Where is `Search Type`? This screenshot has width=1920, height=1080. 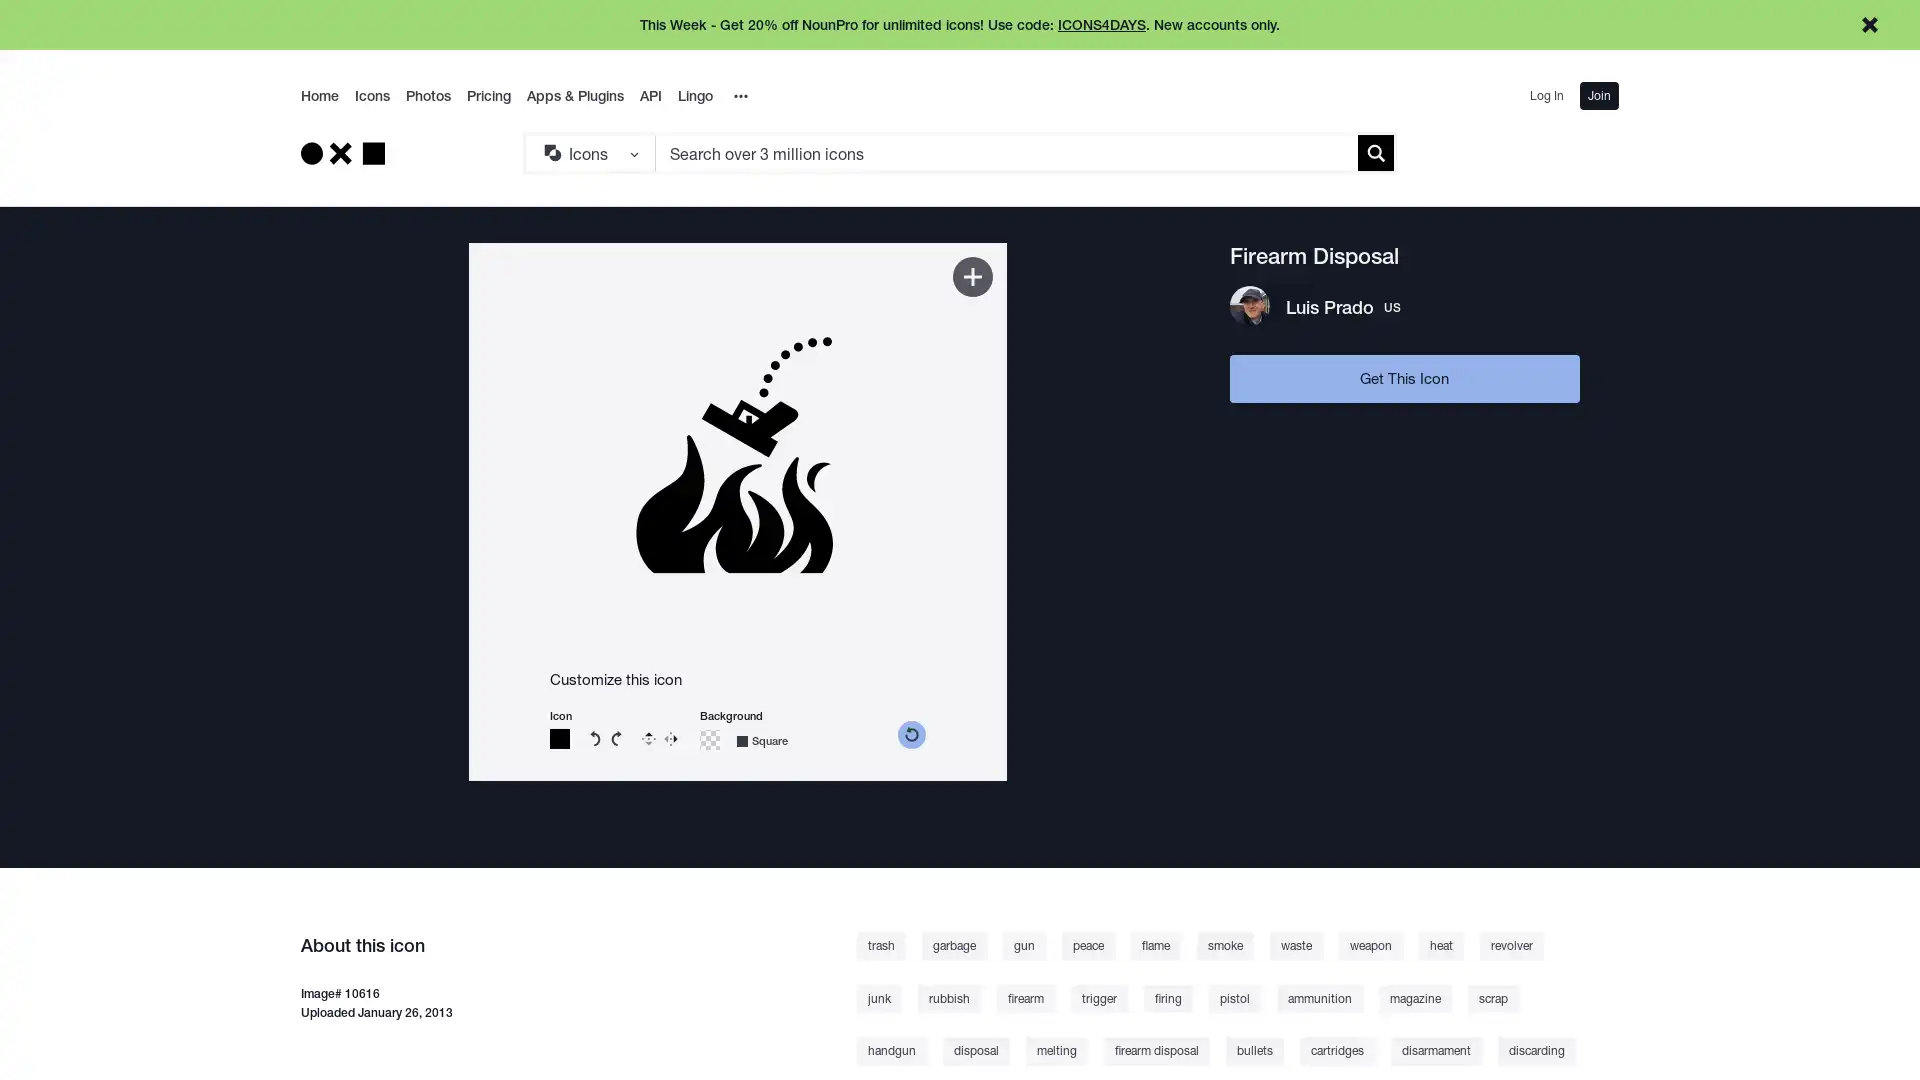 Search Type is located at coordinates (589, 152).